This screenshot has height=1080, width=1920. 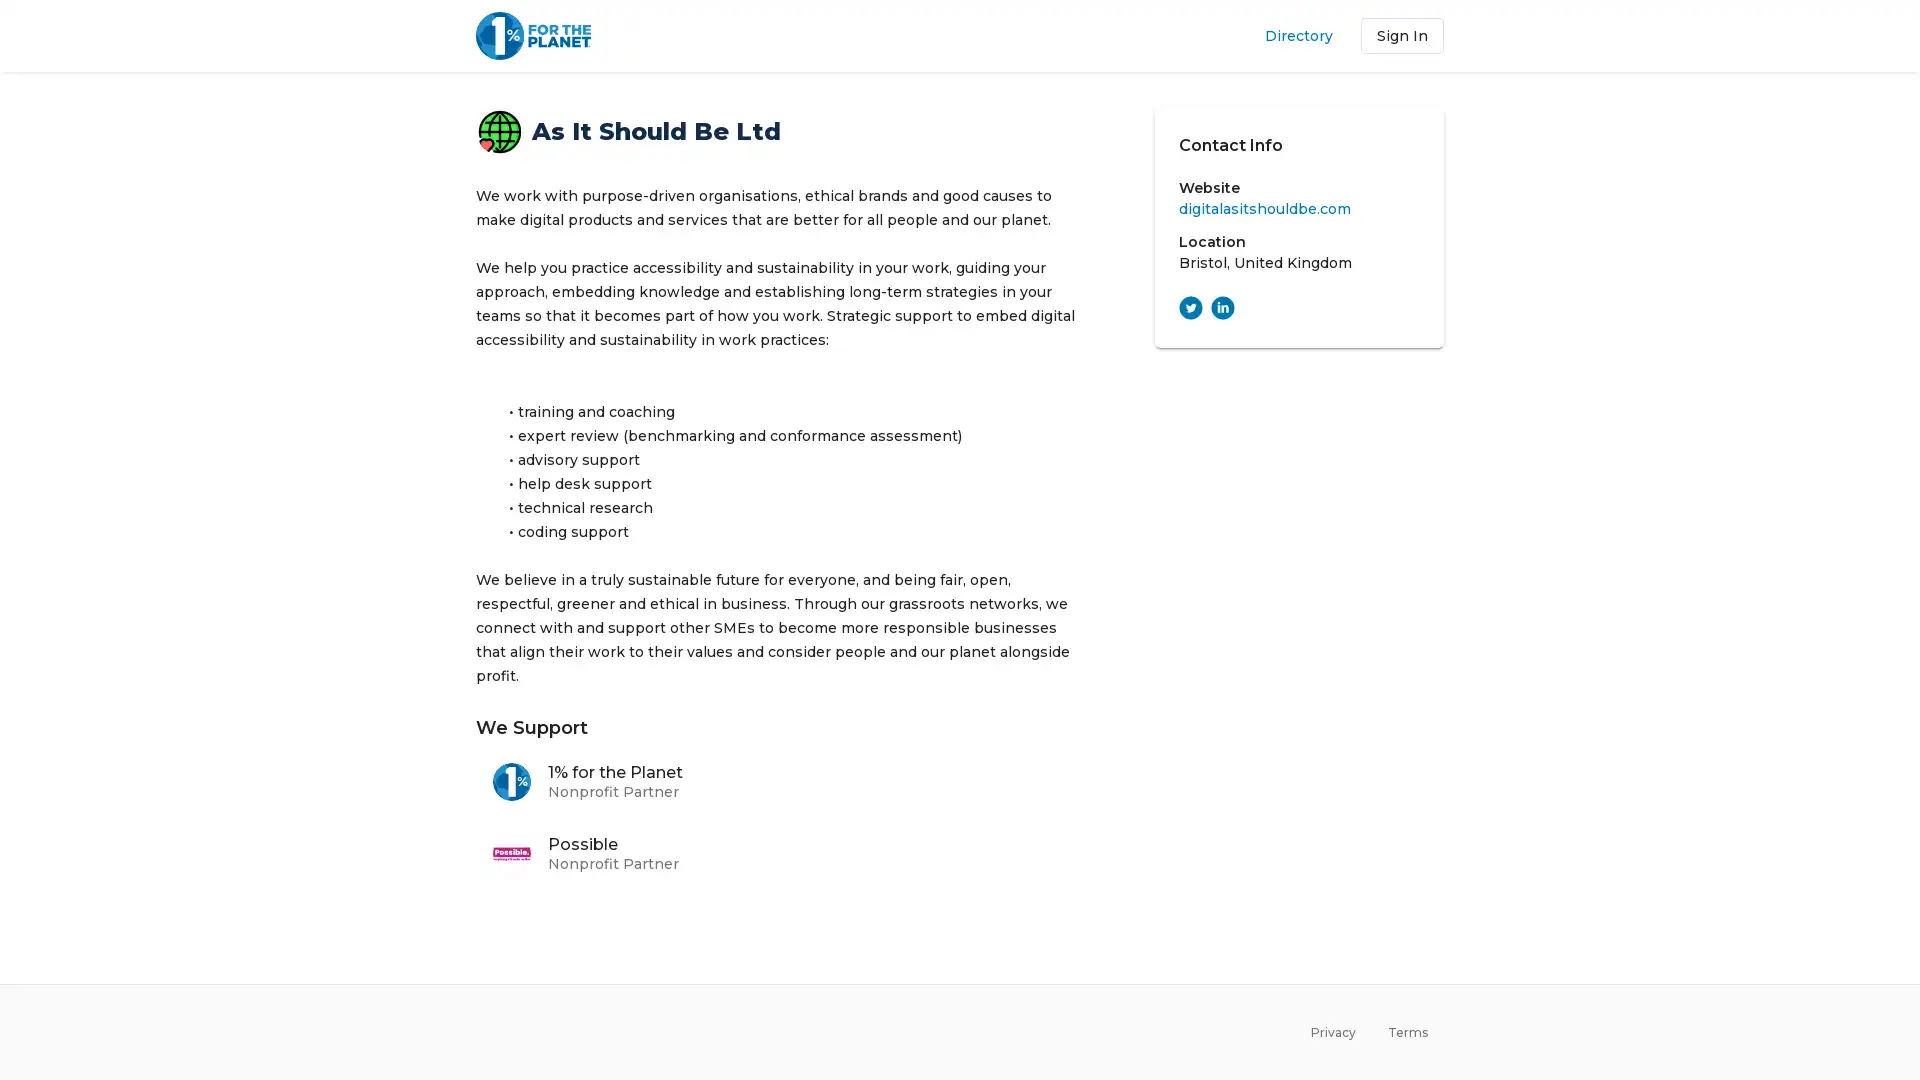 What do you see at coordinates (1401, 35) in the screenshot?
I see `Sign In` at bounding box center [1401, 35].